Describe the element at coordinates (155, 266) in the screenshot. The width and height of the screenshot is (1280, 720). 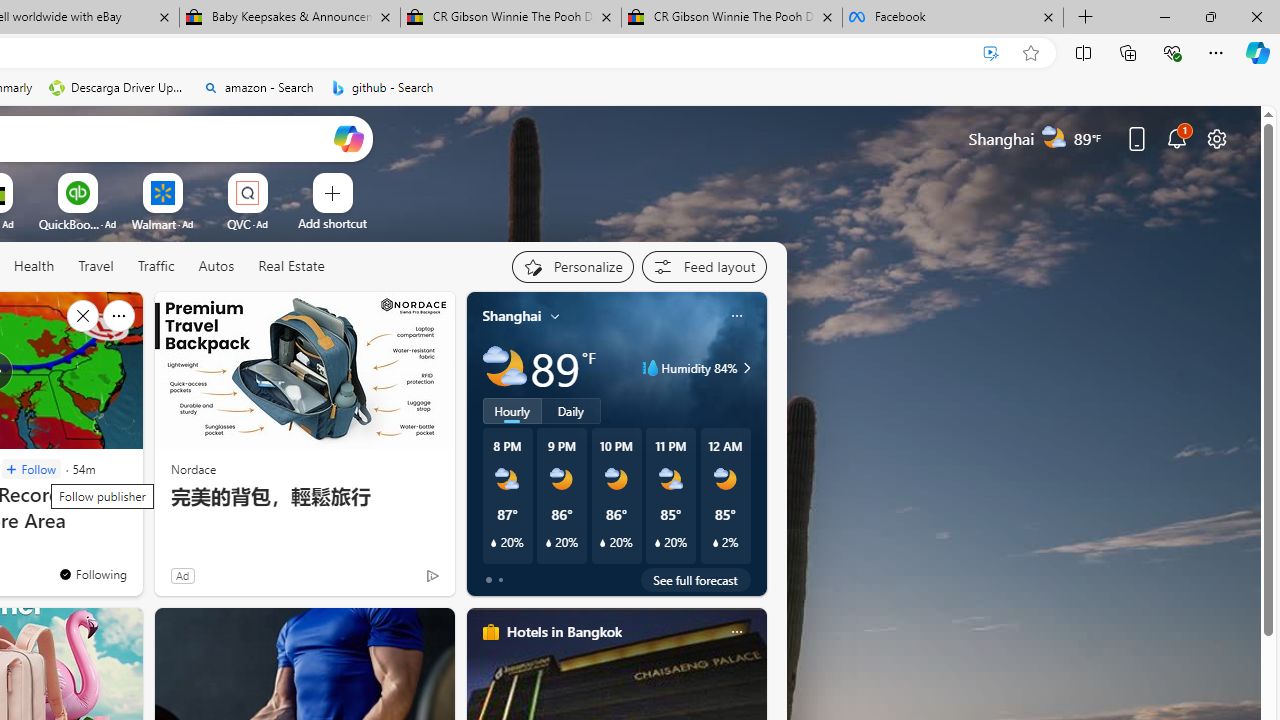
I see `'Traffic'` at that location.